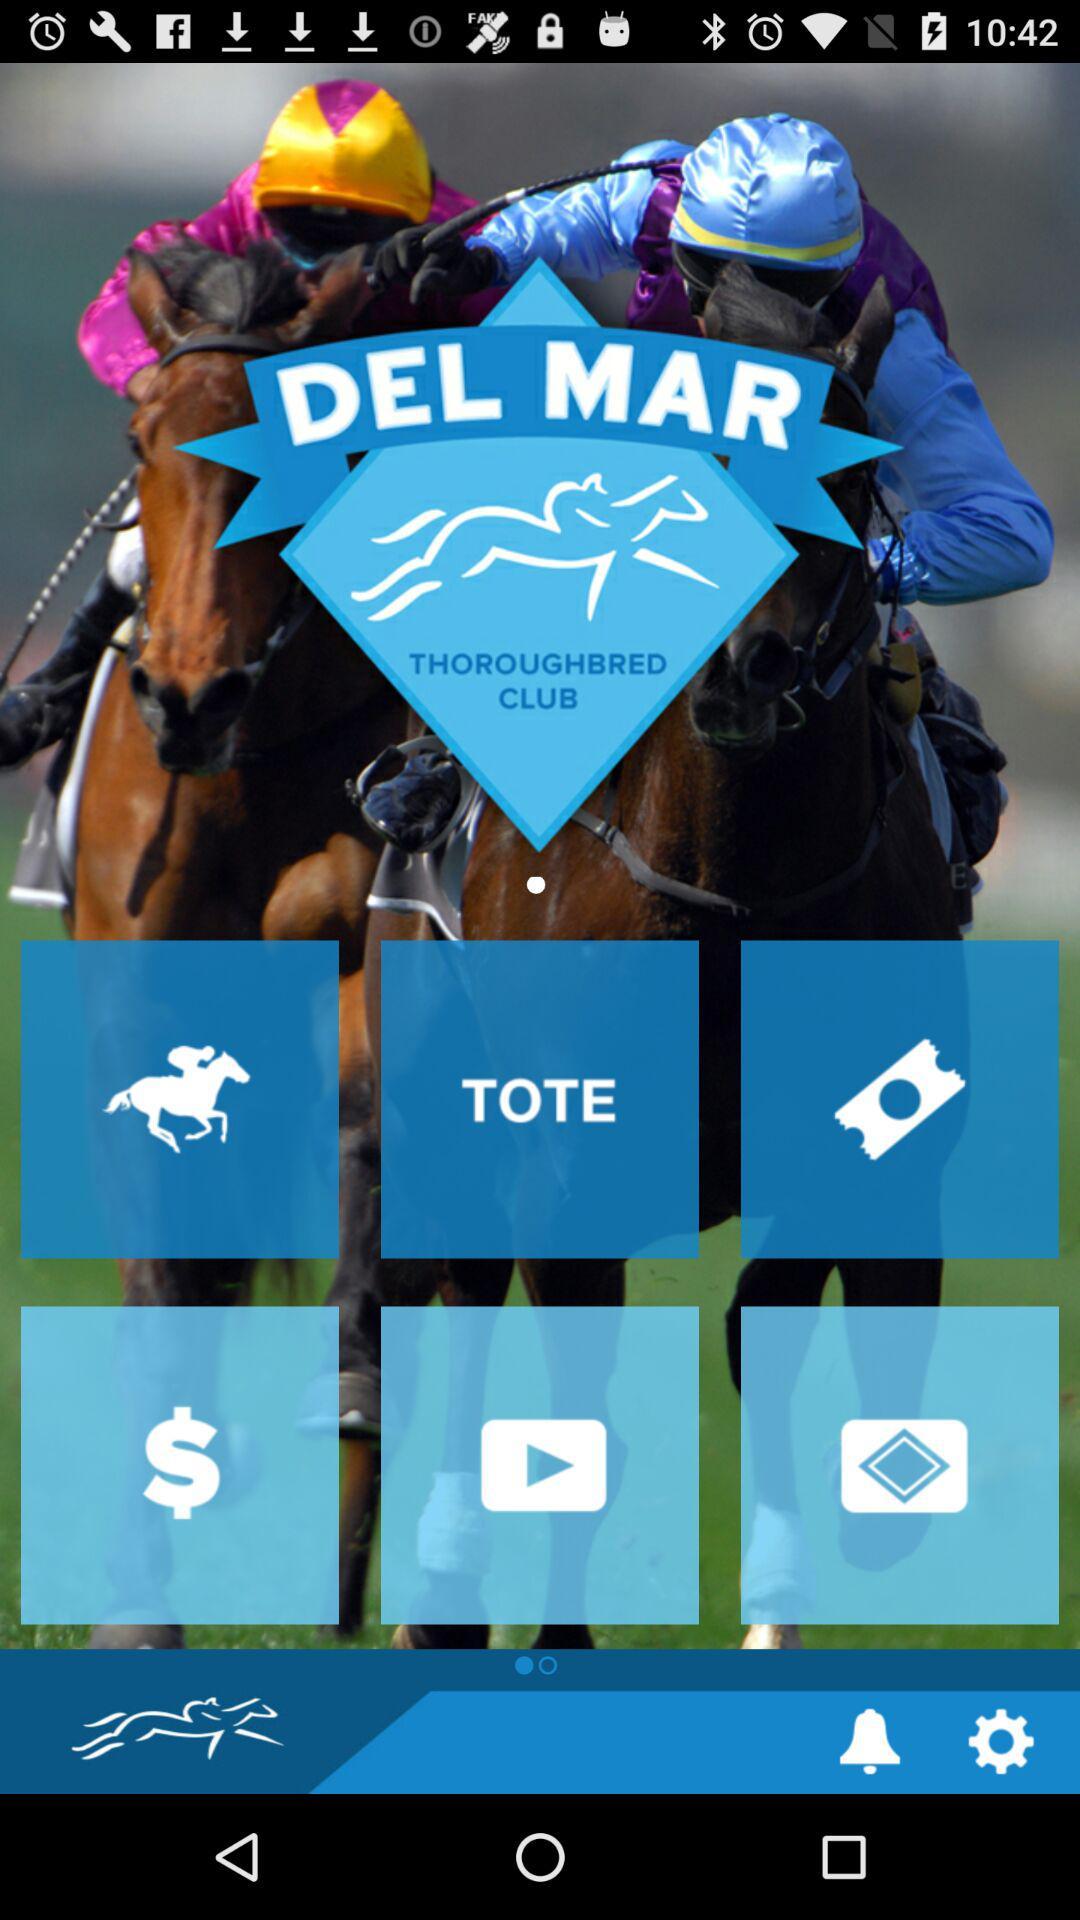 The width and height of the screenshot is (1080, 1920). What do you see at coordinates (898, 1098) in the screenshot?
I see `buy tickets` at bounding box center [898, 1098].